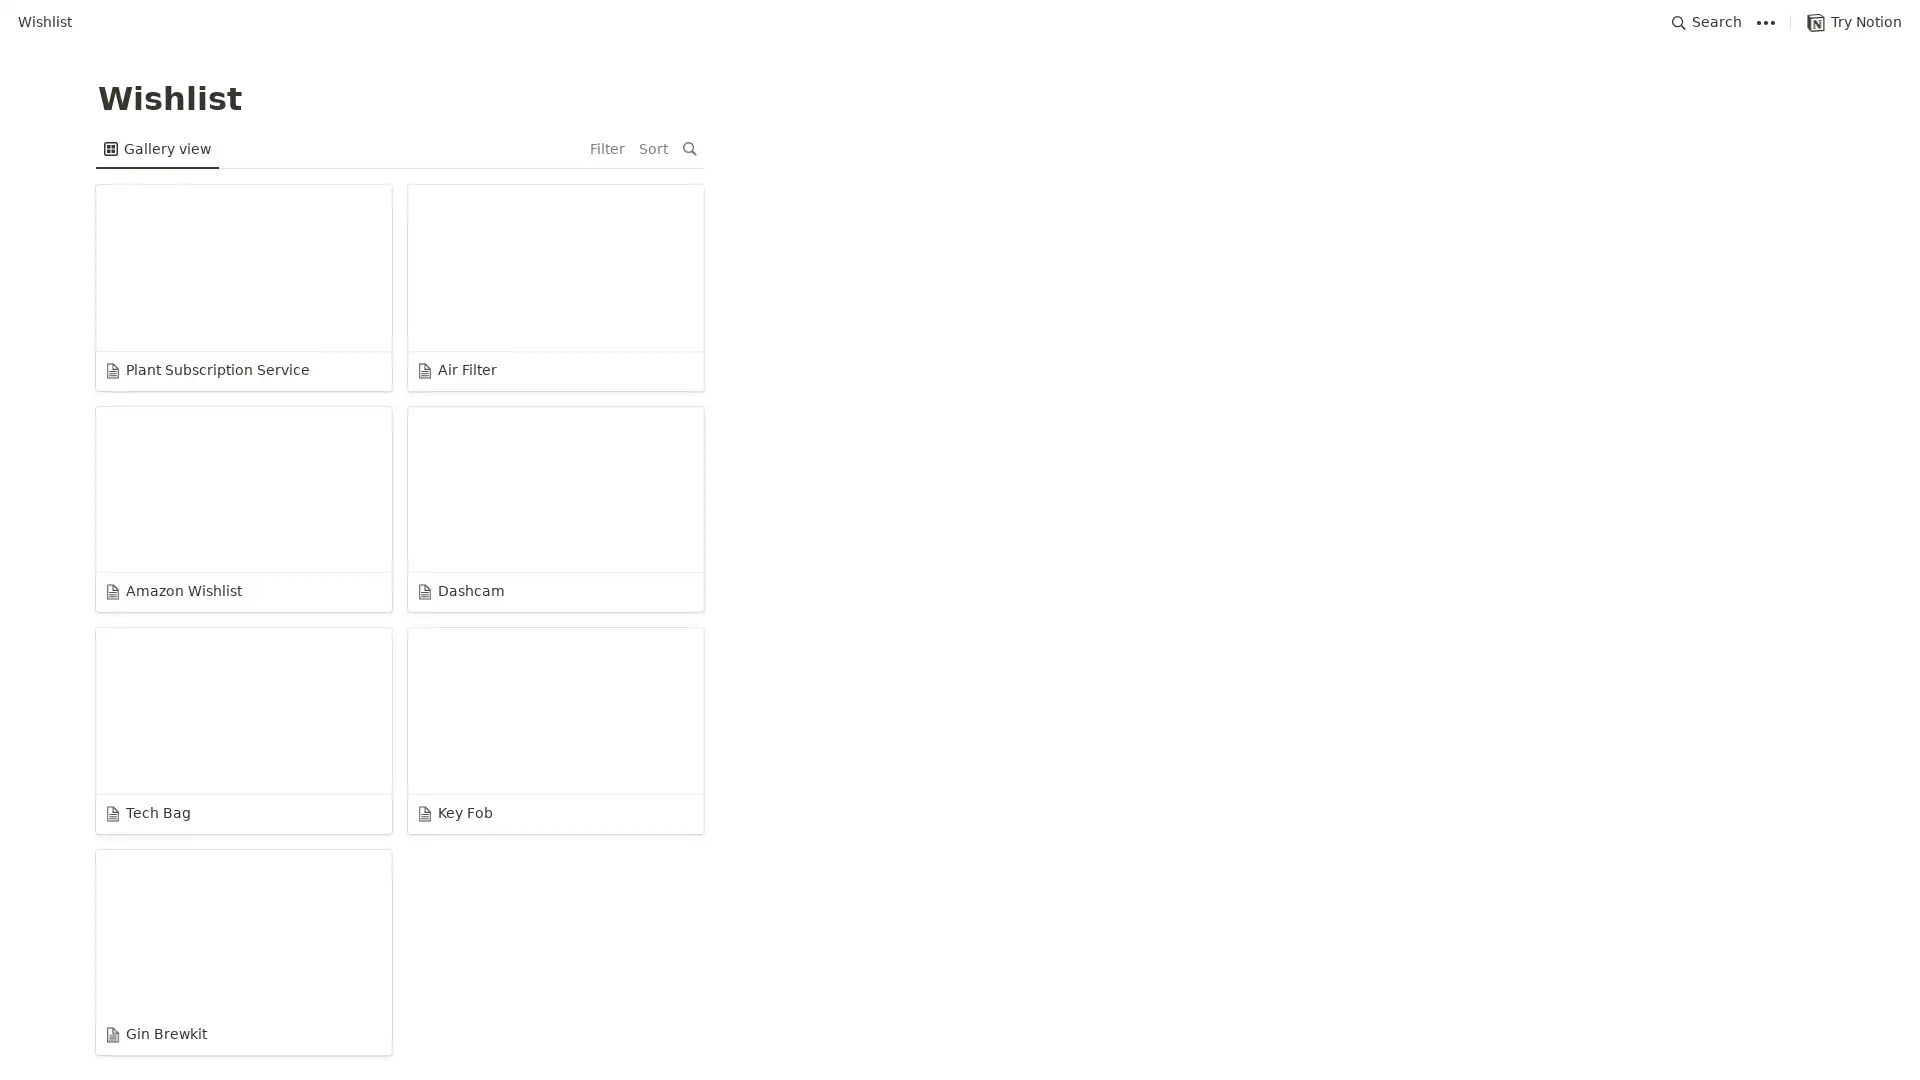  Describe the element at coordinates (814, 296) in the screenshot. I see `Drag image to reposition Amazon Wishlist` at that location.